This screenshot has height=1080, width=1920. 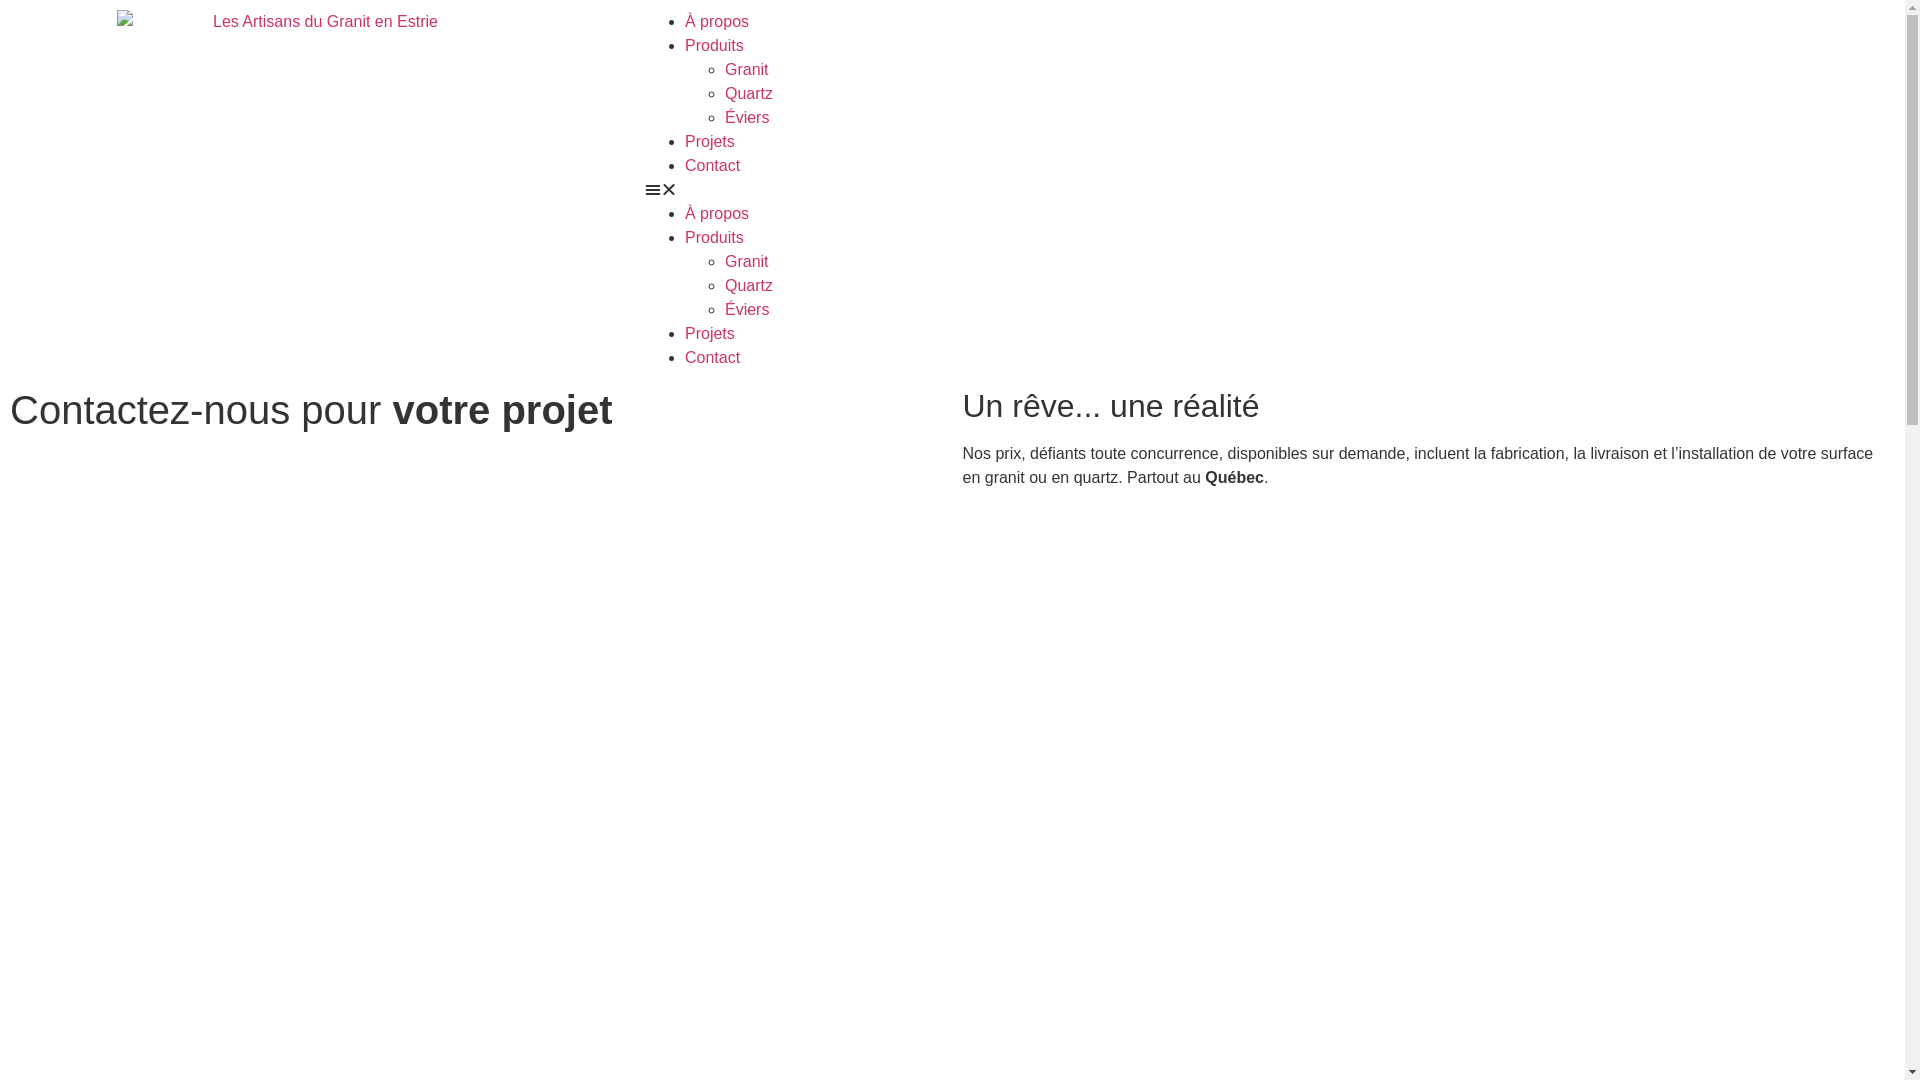 I want to click on 'Projets', so click(x=710, y=332).